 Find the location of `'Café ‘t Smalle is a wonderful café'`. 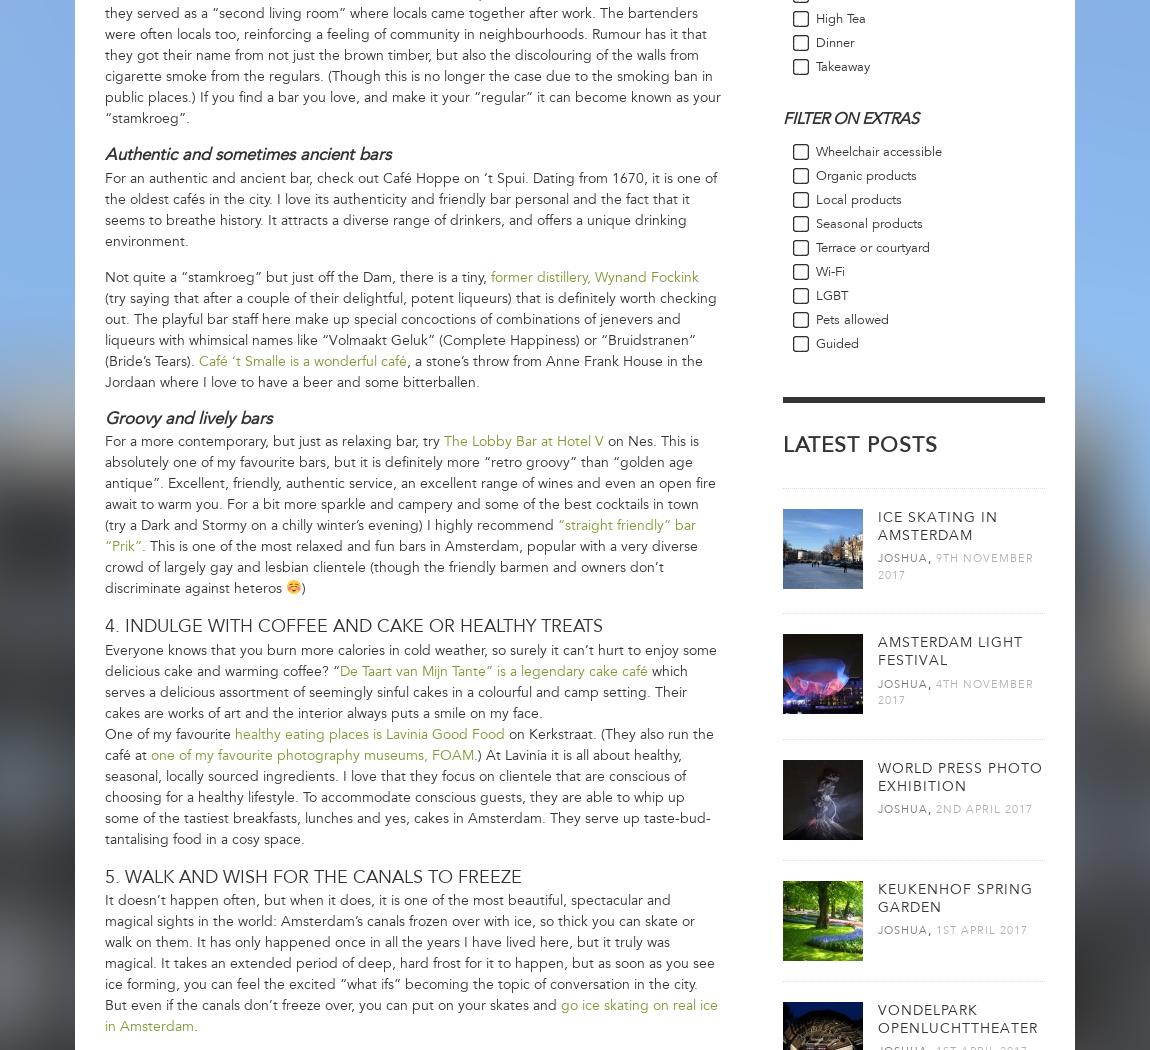

'Café ‘t Smalle is a wonderful café' is located at coordinates (303, 359).